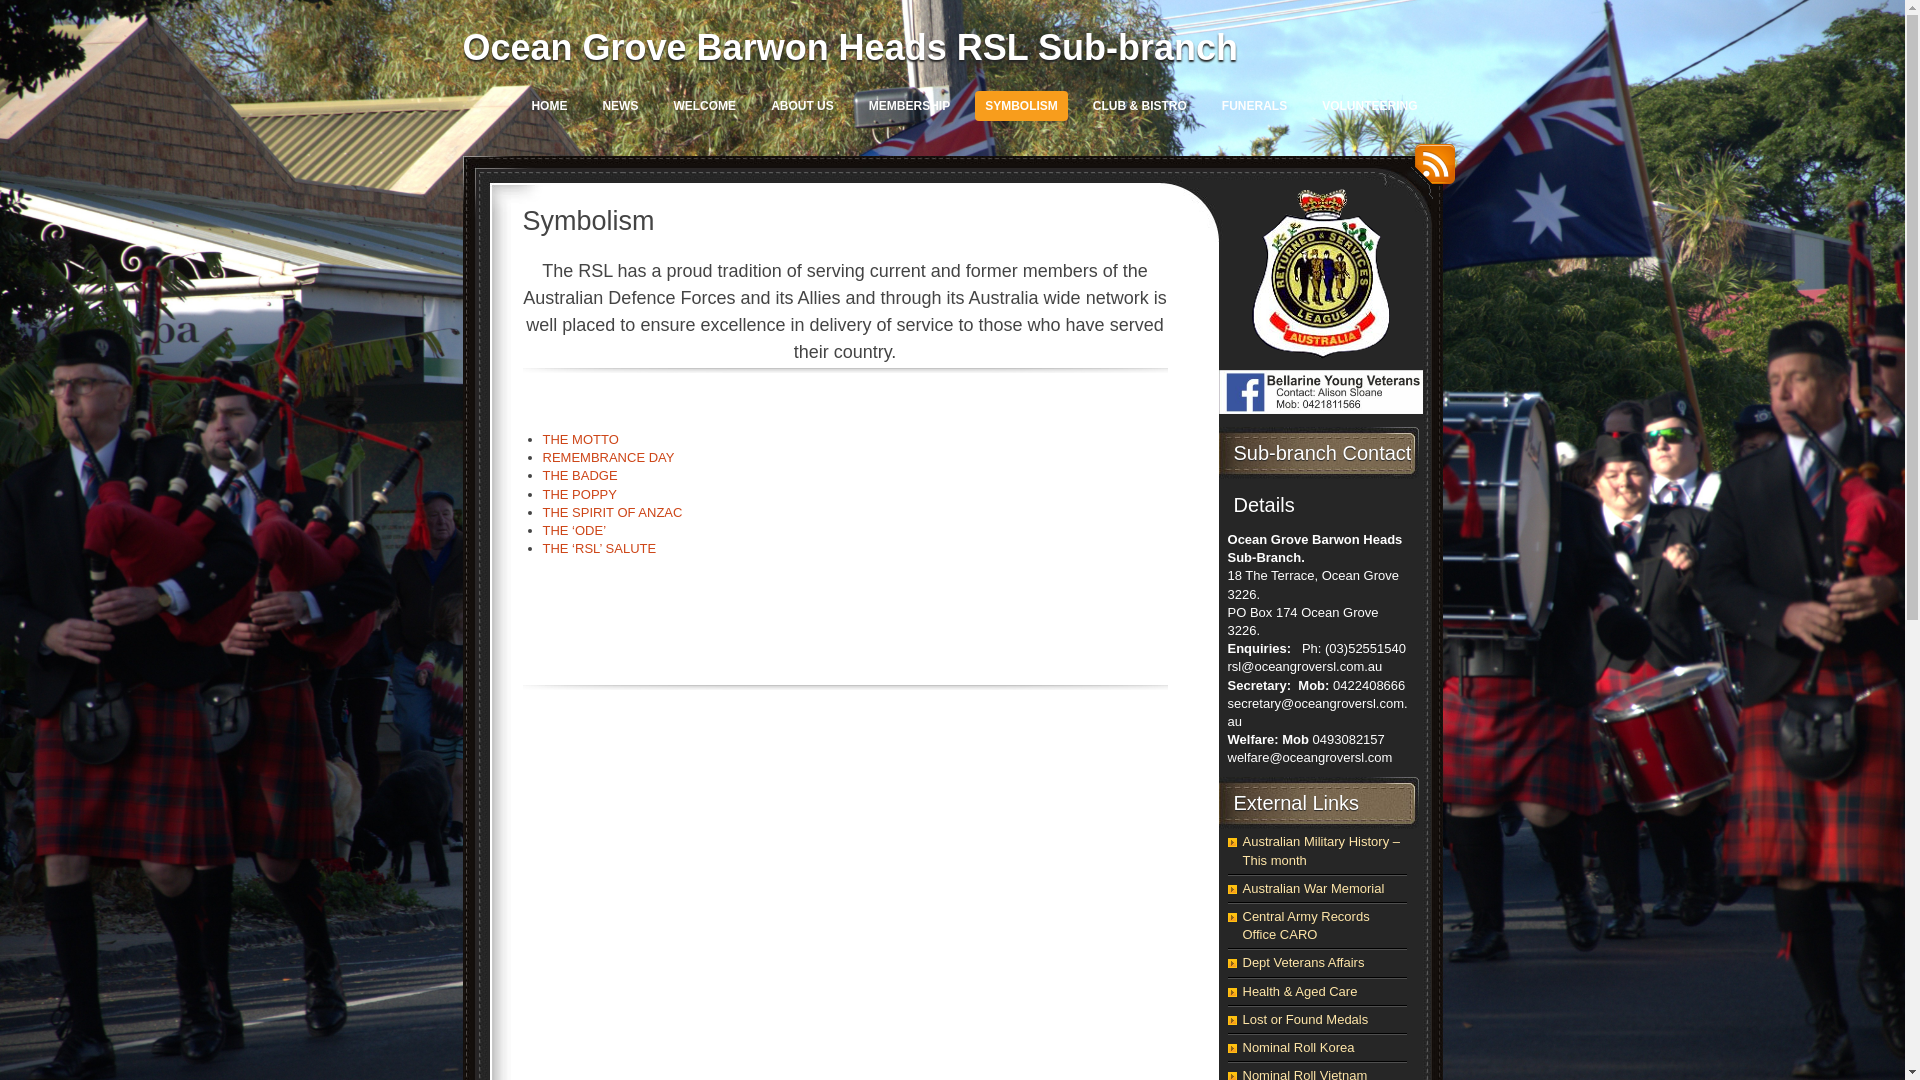 This screenshot has height=1080, width=1920. Describe the element at coordinates (1140, 105) in the screenshot. I see `'CLUB & BISTRO'` at that location.